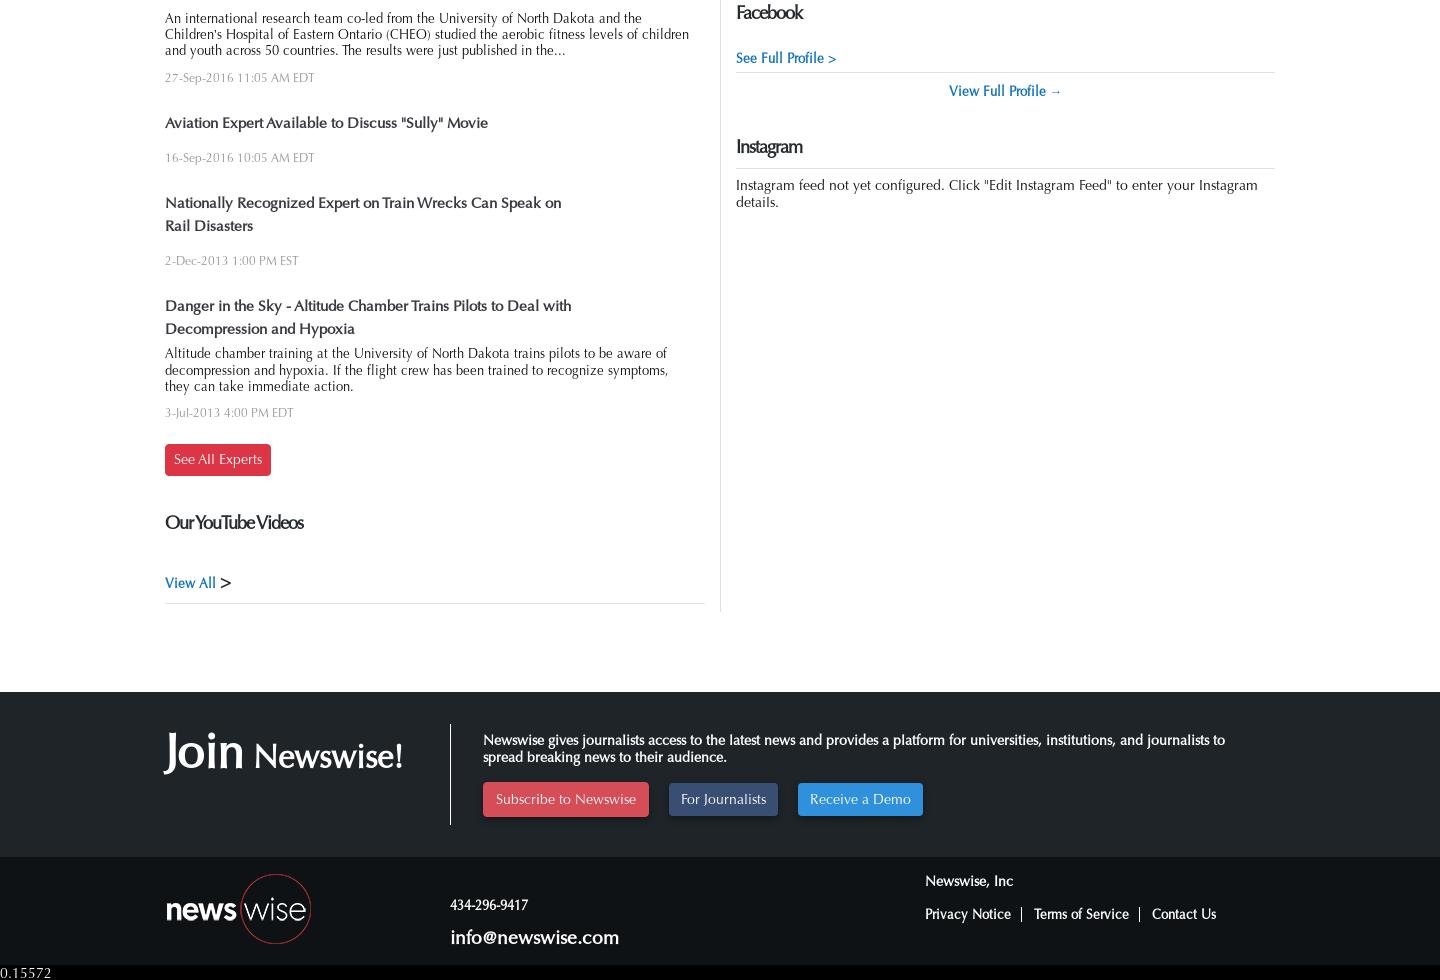 This screenshot has width=1440, height=980. I want to click on 'Aviation Expert Available to Discuss "Sully" Movie', so click(326, 122).